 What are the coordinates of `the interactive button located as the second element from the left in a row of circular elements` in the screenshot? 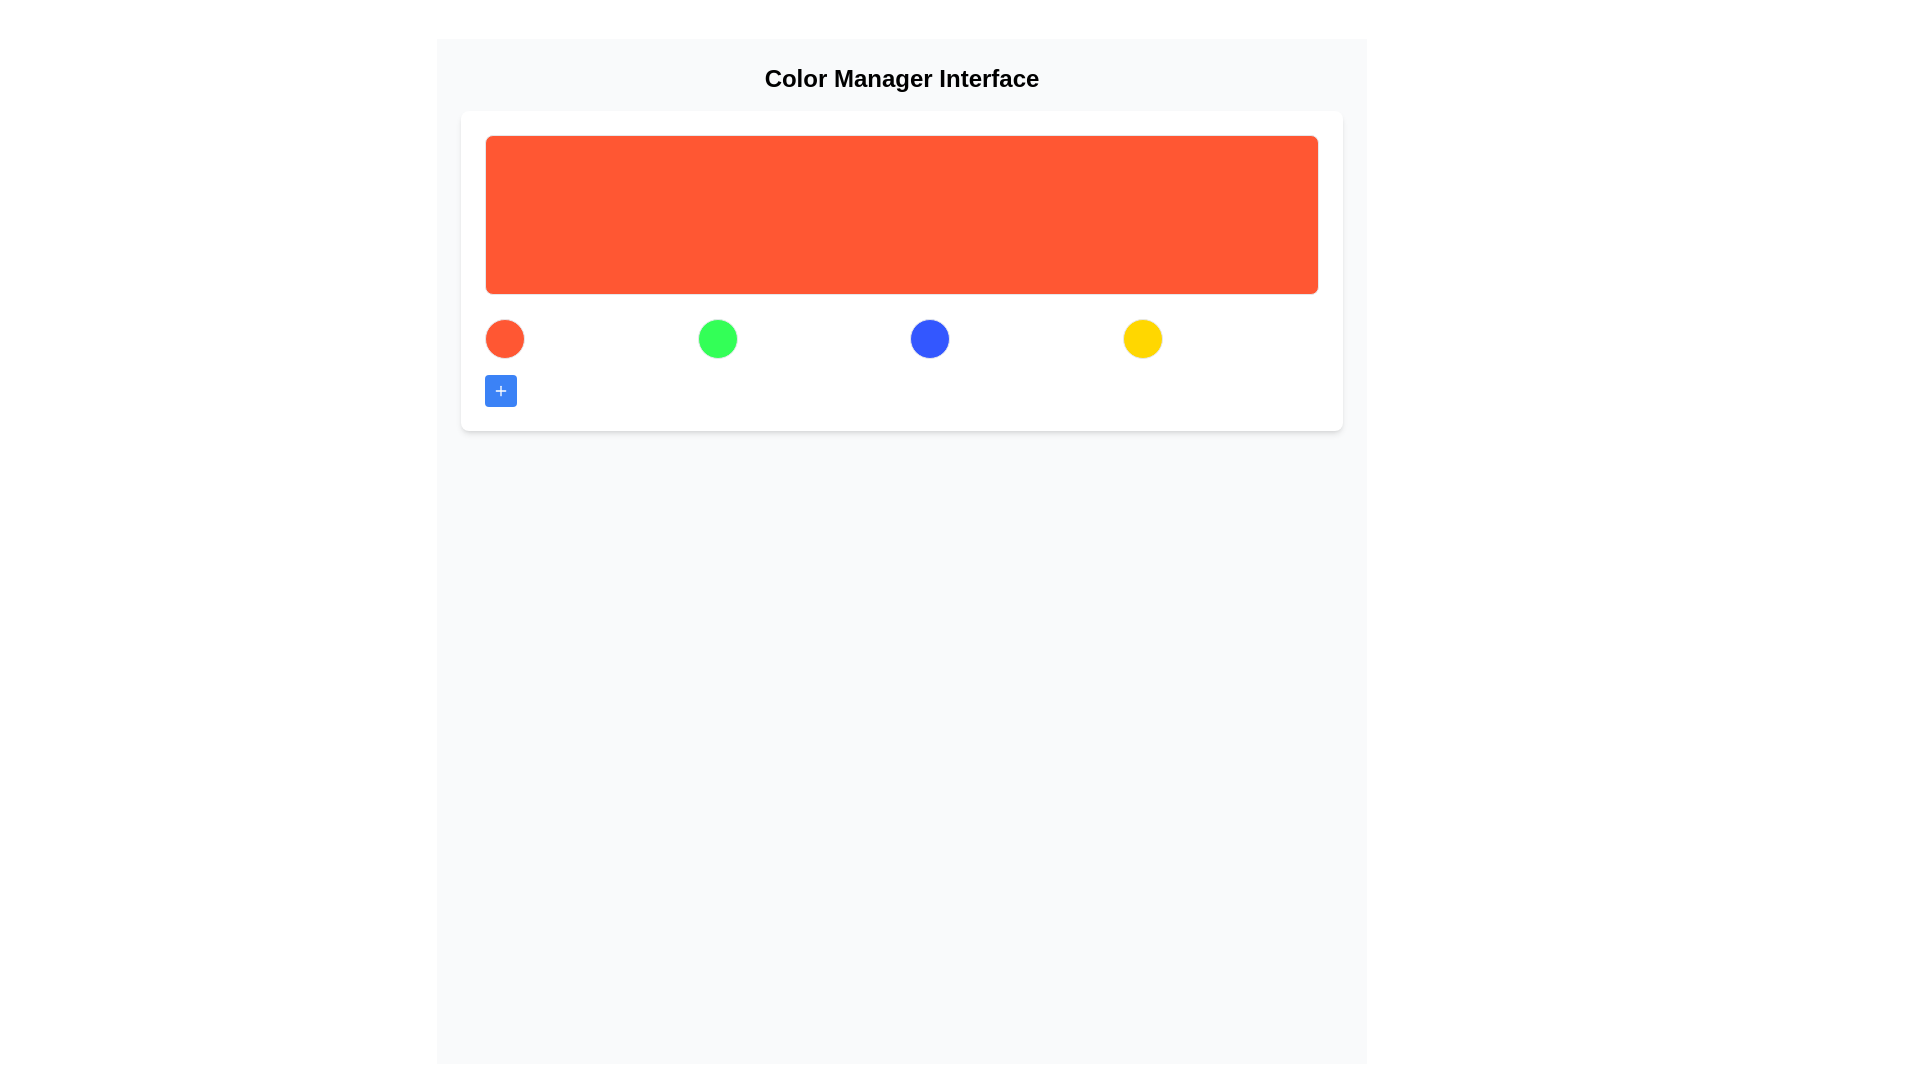 It's located at (717, 338).